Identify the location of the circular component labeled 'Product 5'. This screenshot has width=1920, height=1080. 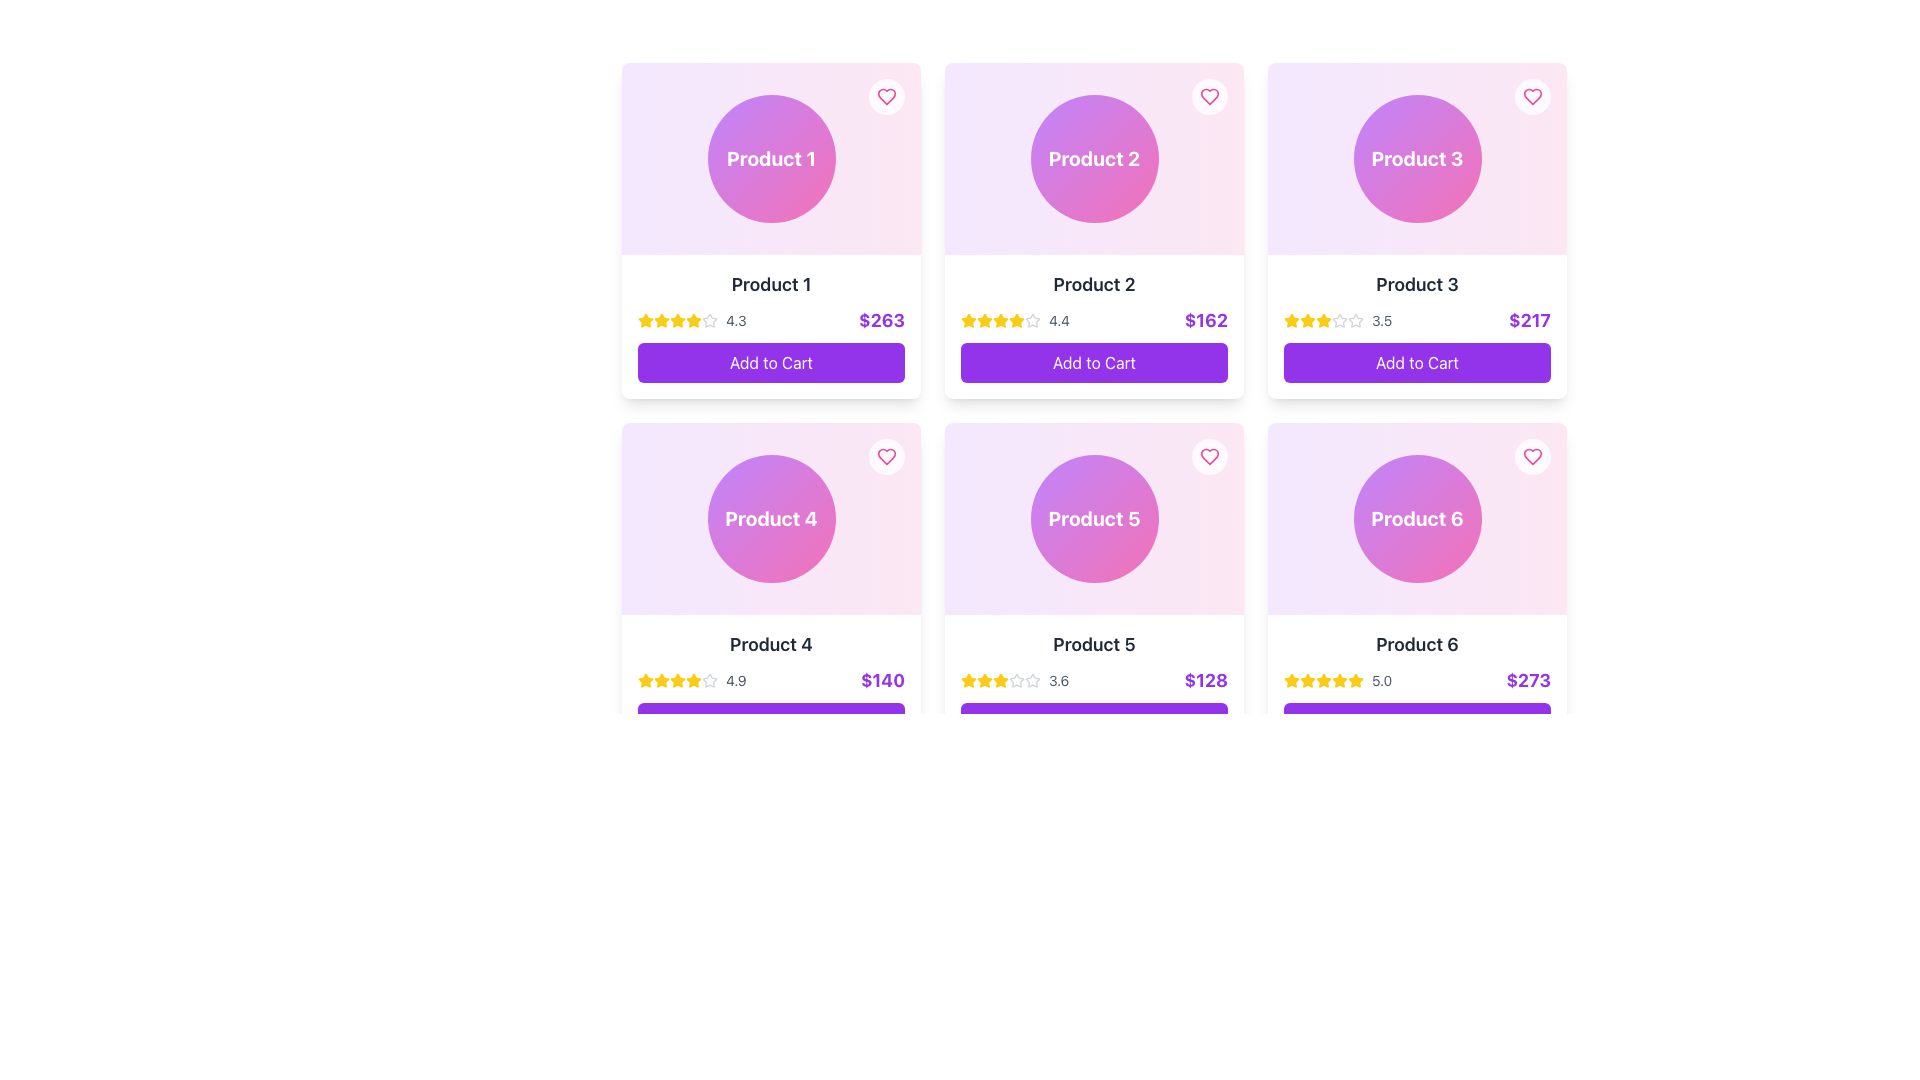
(1093, 518).